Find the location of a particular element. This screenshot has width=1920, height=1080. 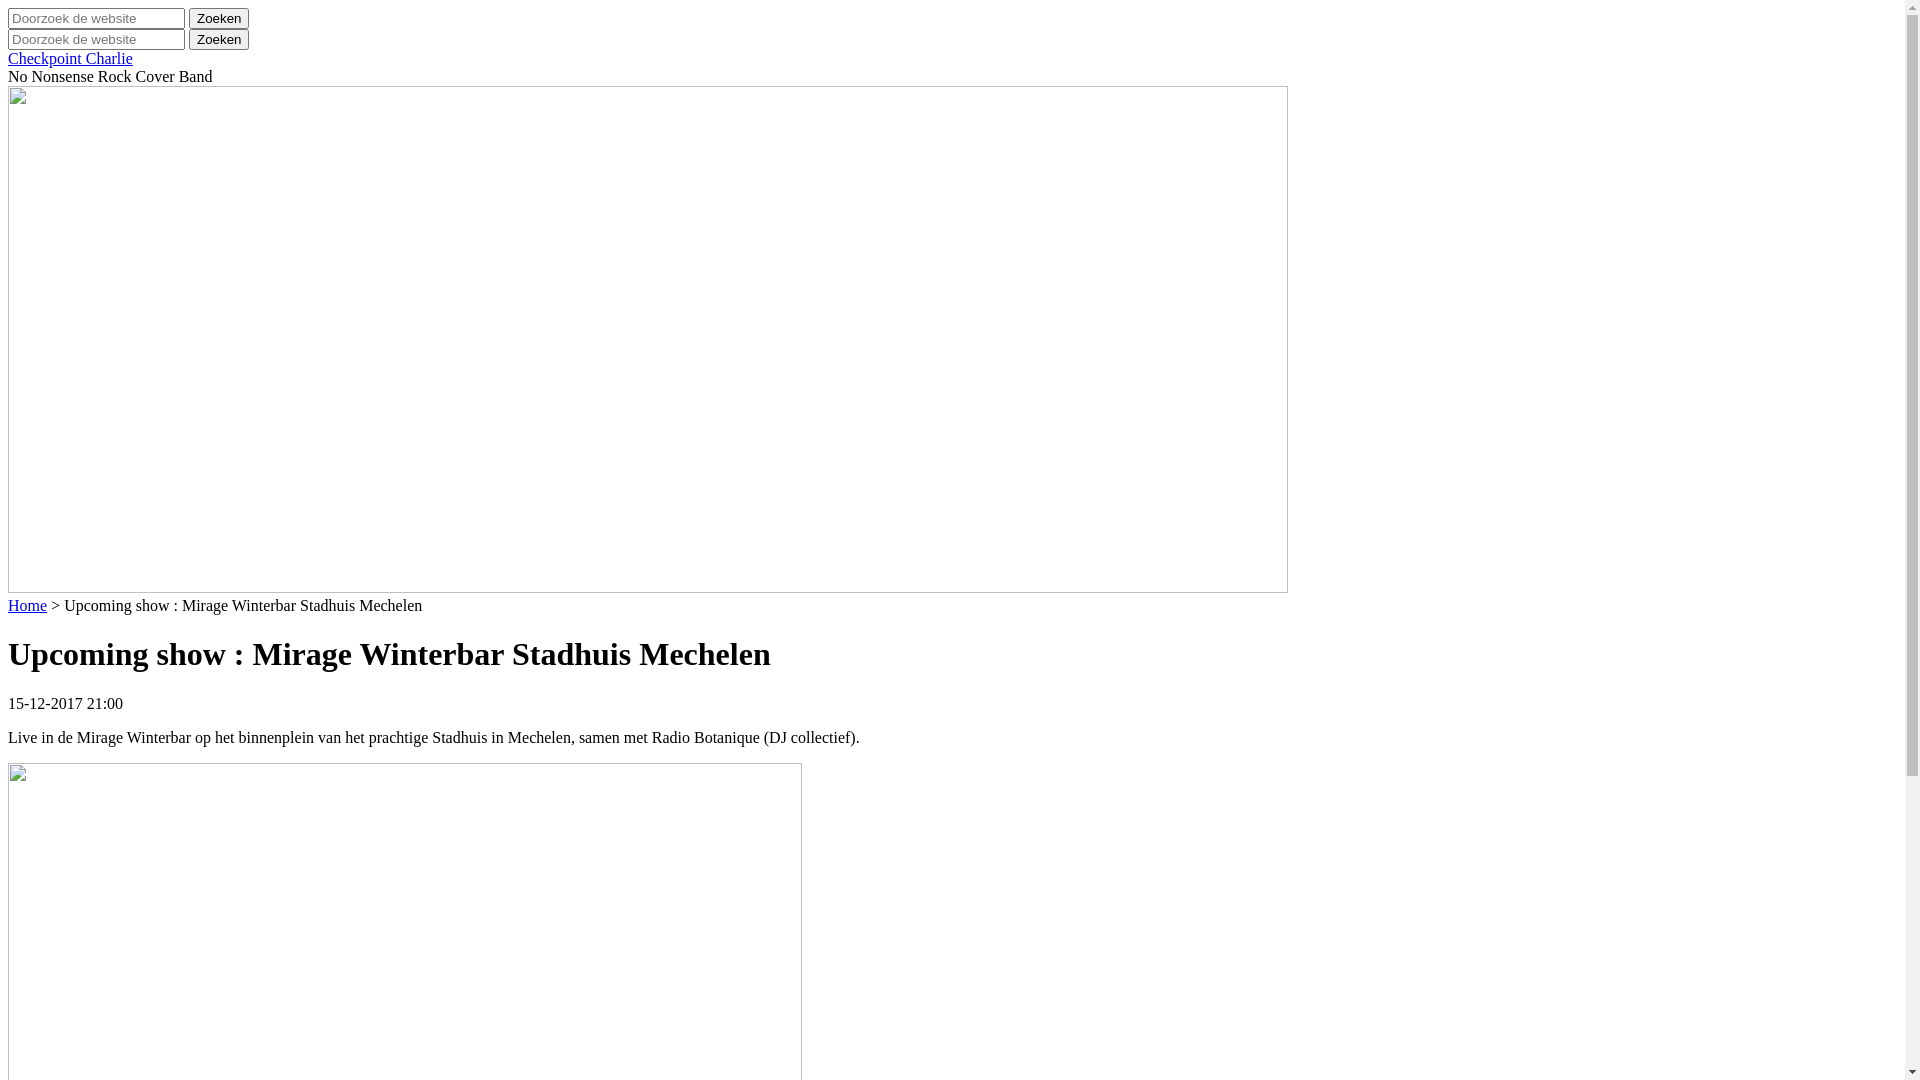

'Checkpoint Charlie' is located at coordinates (70, 57).